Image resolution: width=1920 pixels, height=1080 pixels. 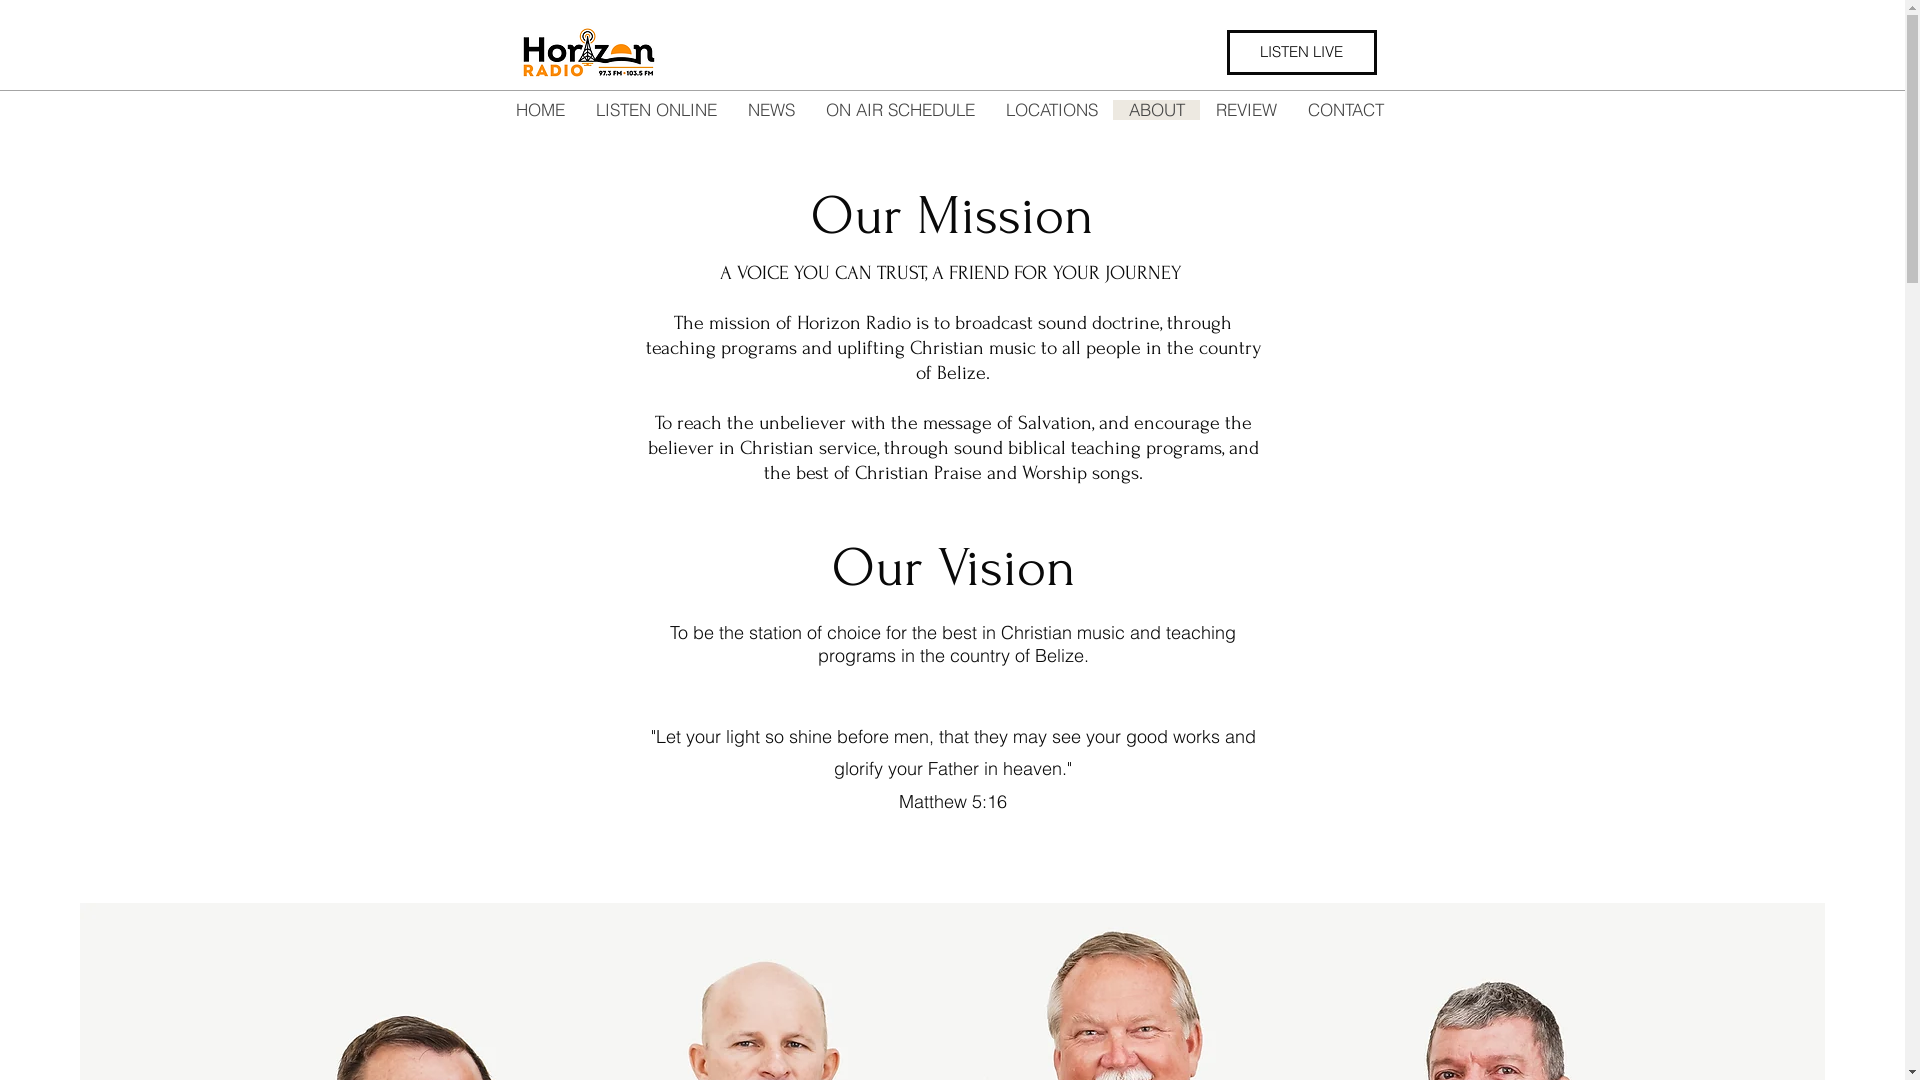 What do you see at coordinates (899, 110) in the screenshot?
I see `'ON AIR SCHEDULE'` at bounding box center [899, 110].